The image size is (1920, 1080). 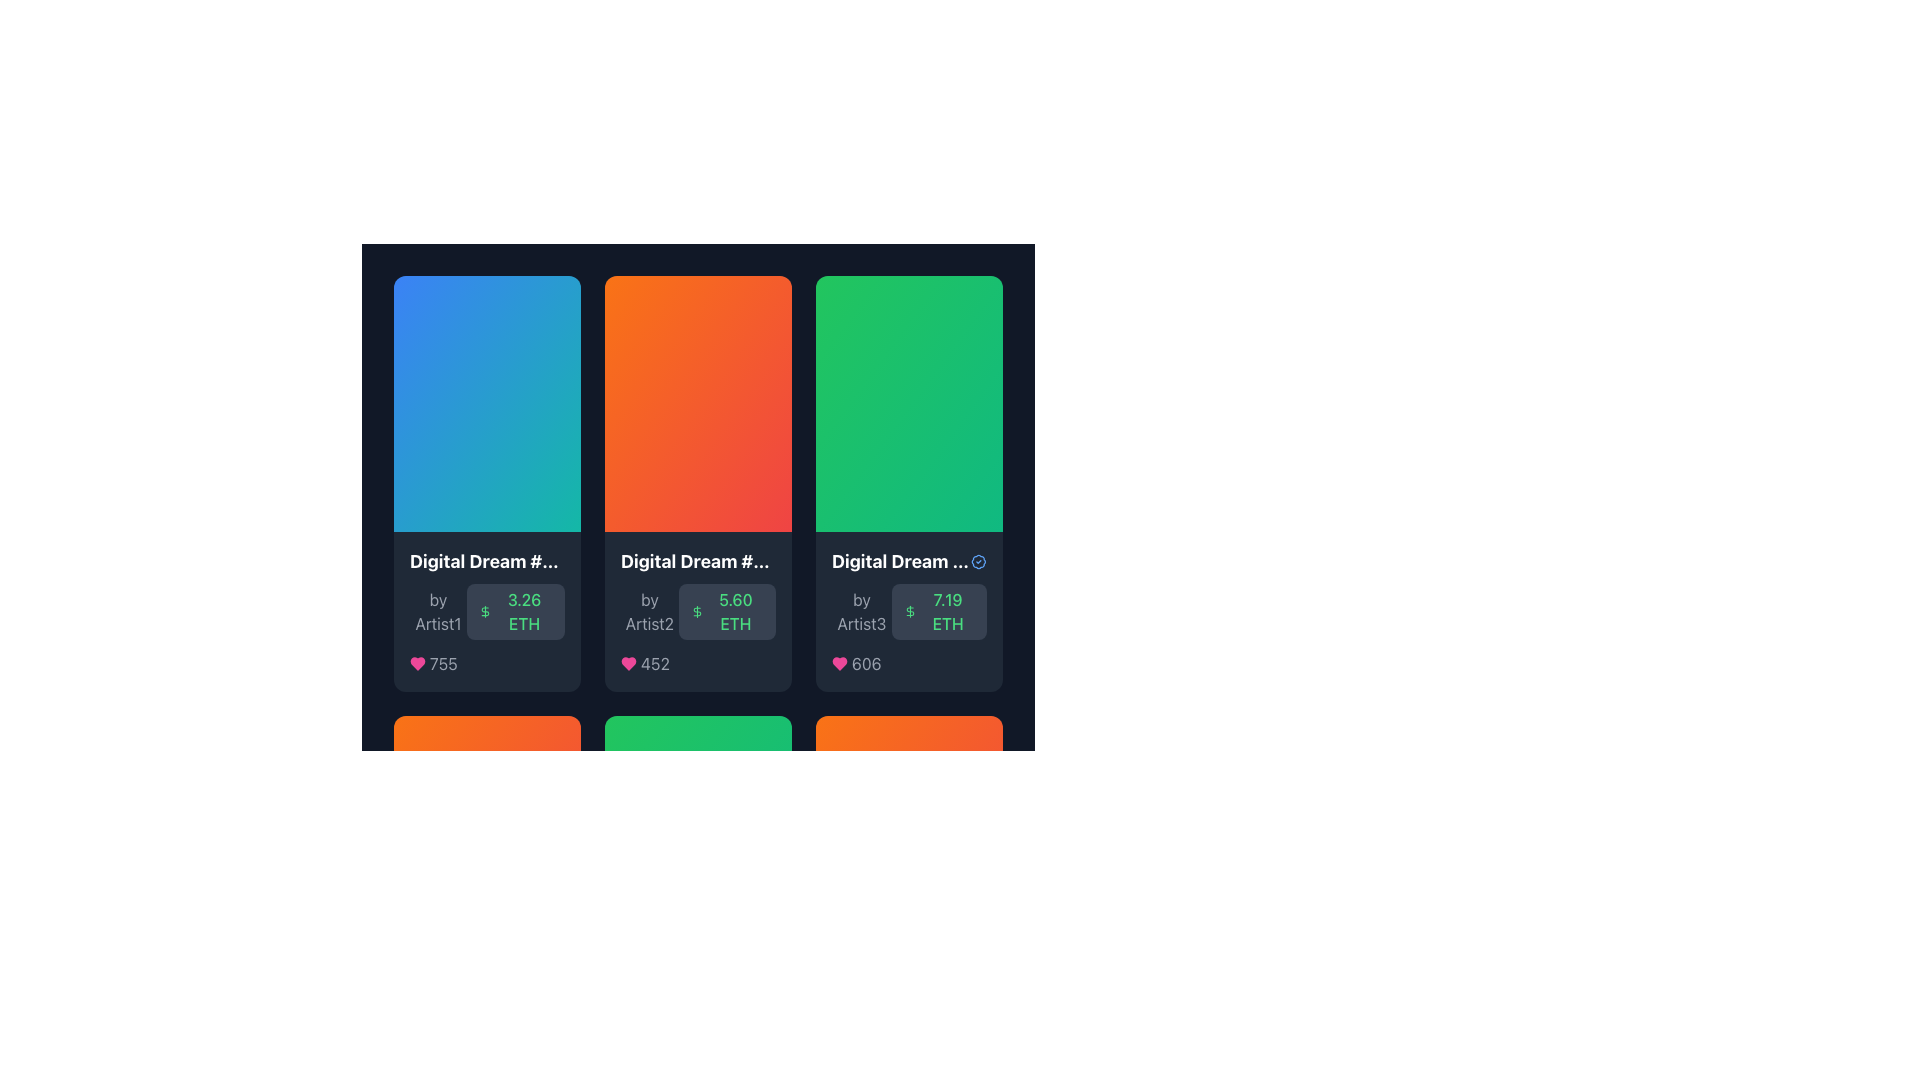 What do you see at coordinates (908, 562) in the screenshot?
I see `the blue circular badge with a checkmark icon next to the text 'Digital Dream #3222'` at bounding box center [908, 562].